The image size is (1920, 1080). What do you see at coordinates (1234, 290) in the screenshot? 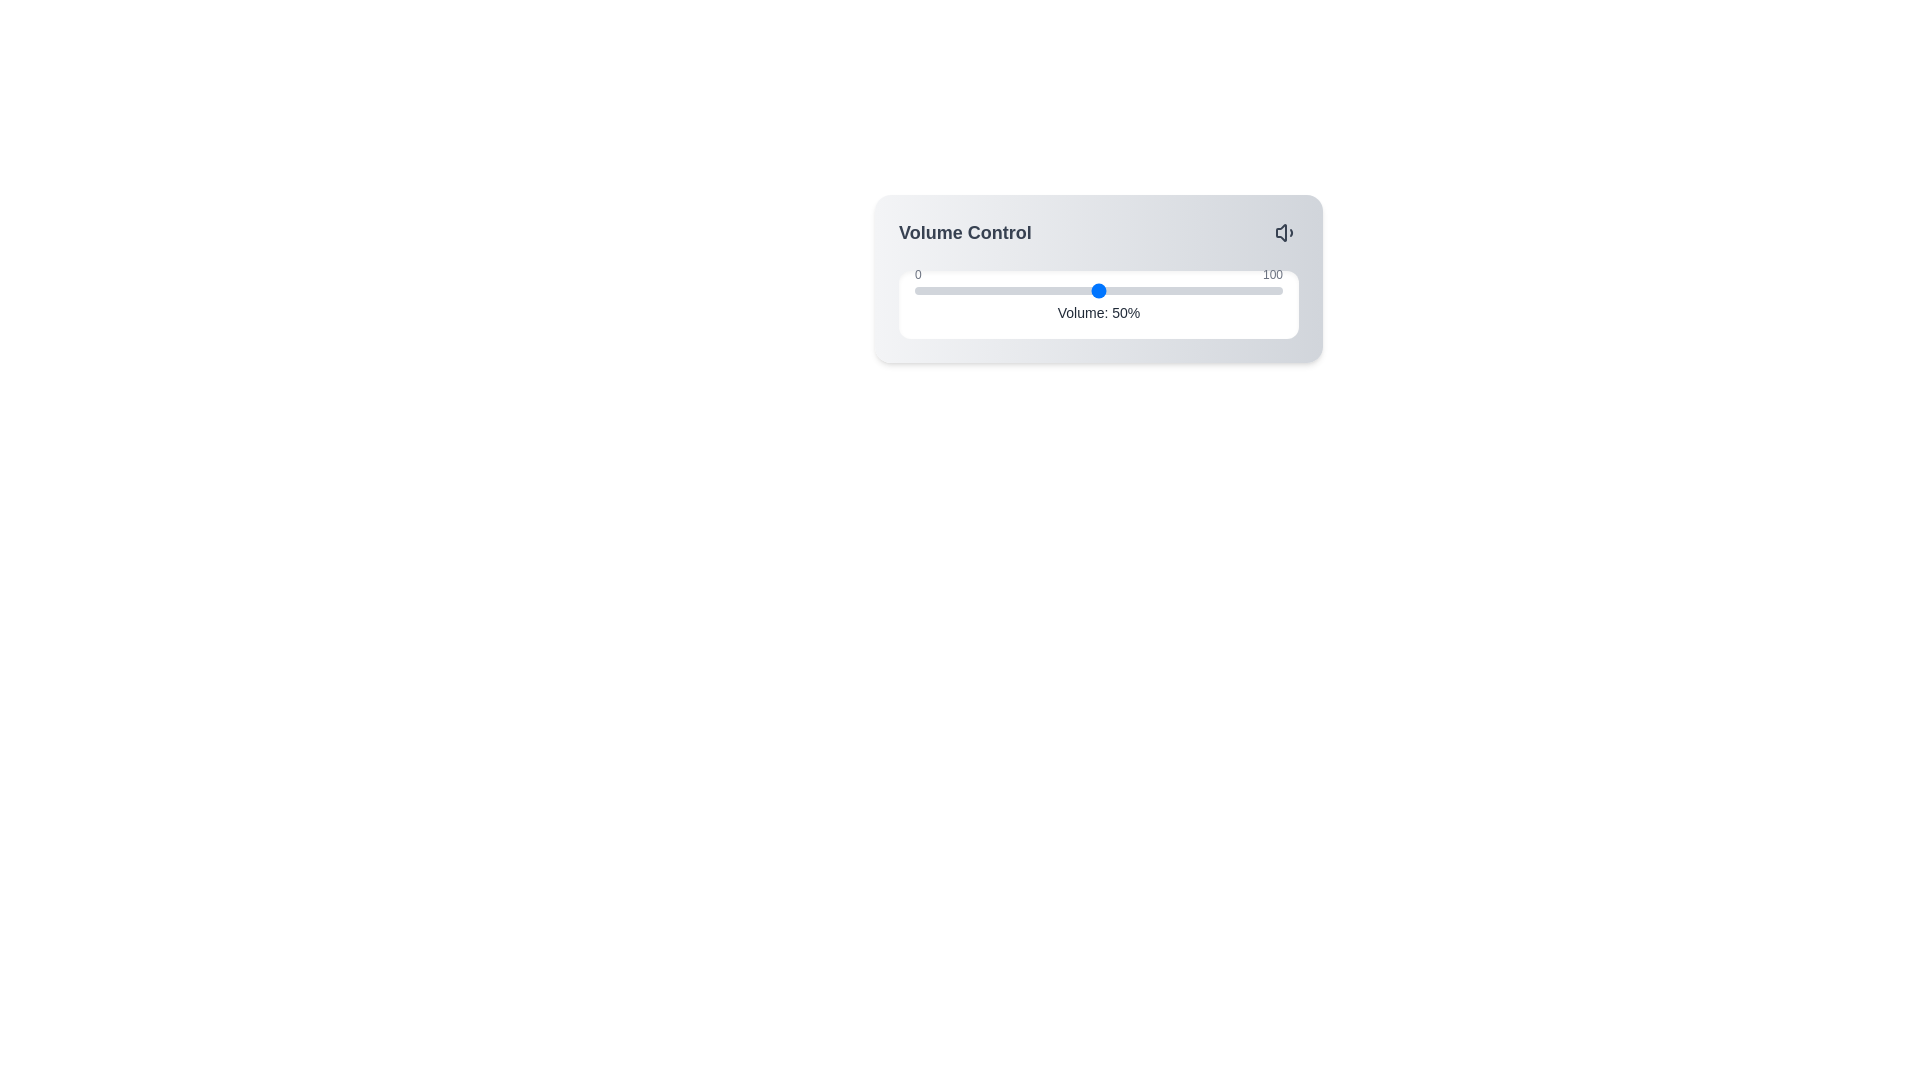
I see `the volume to 87% by dragging the slider` at bounding box center [1234, 290].